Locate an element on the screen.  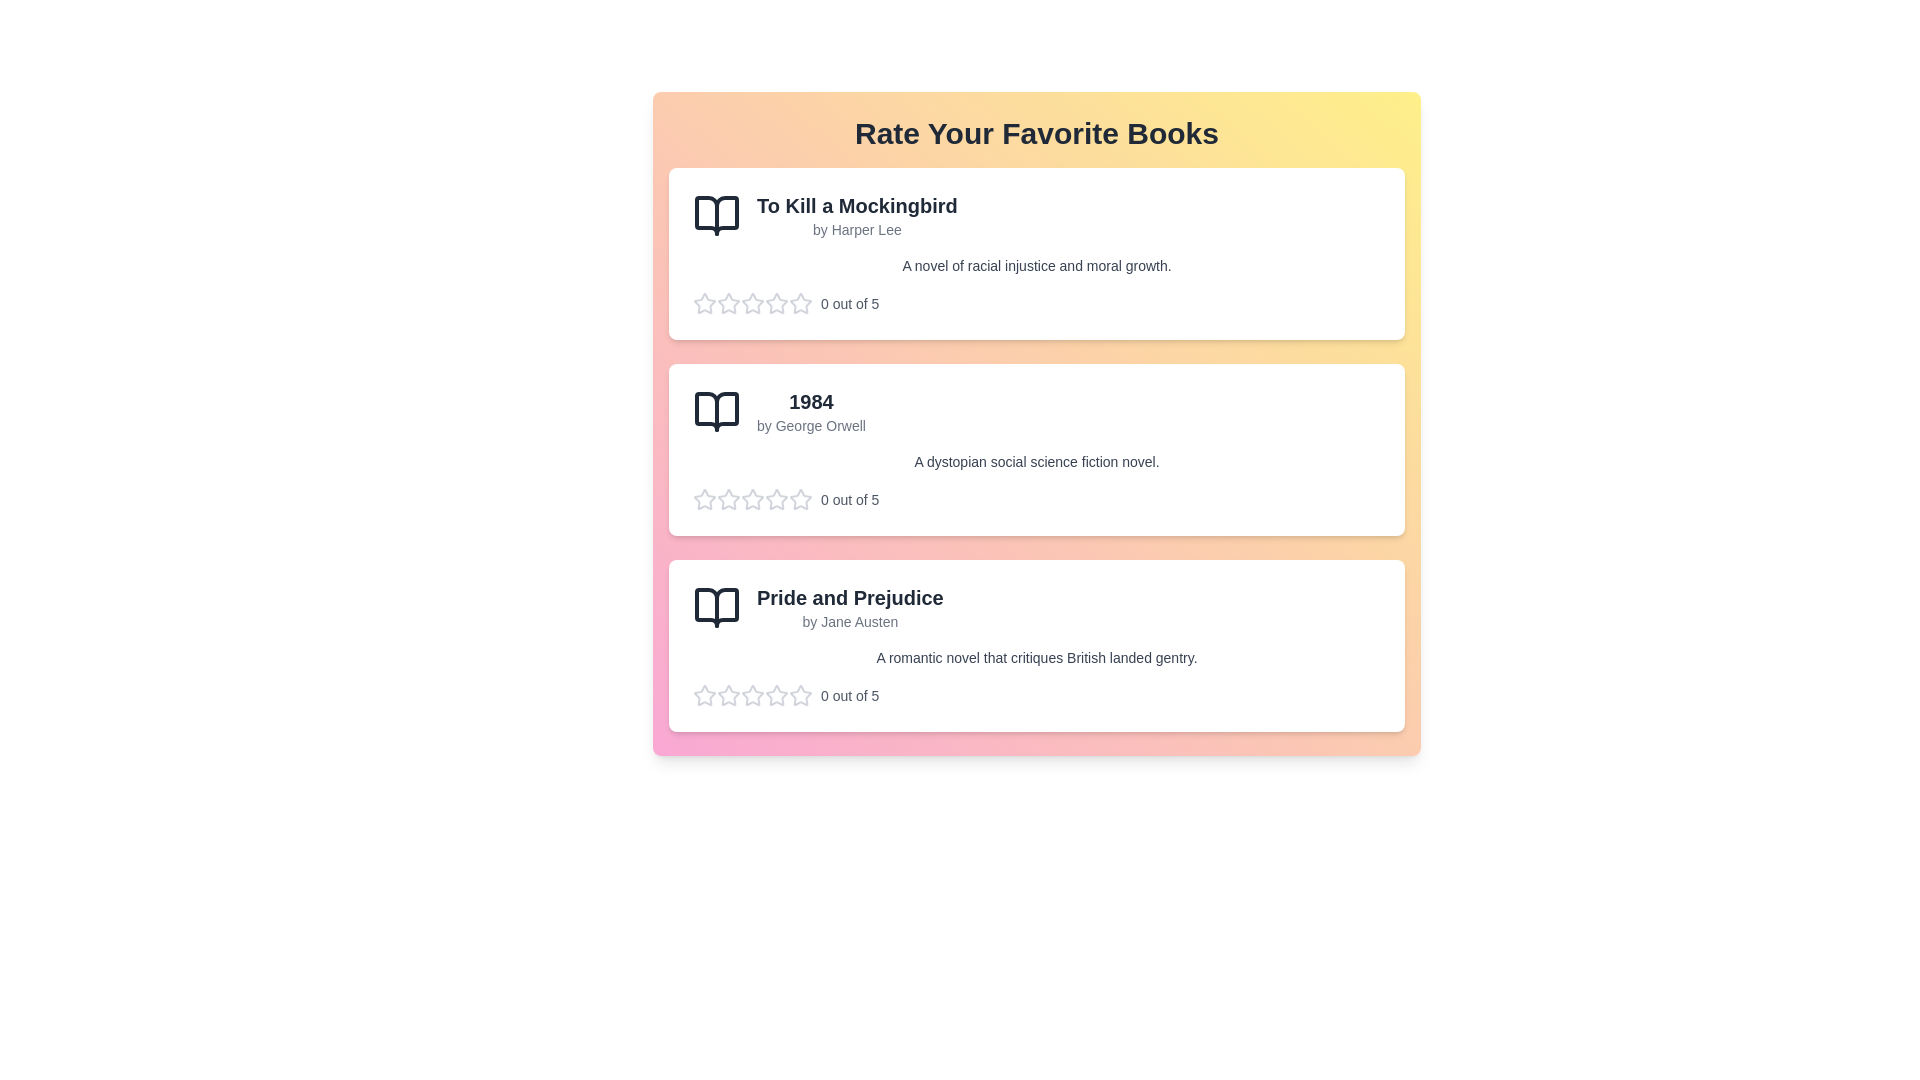
text label that serves as the title of the book, positioned above the 'by George Orwell' text in the 'Rate Your Favorite Books' section is located at coordinates (811, 401).